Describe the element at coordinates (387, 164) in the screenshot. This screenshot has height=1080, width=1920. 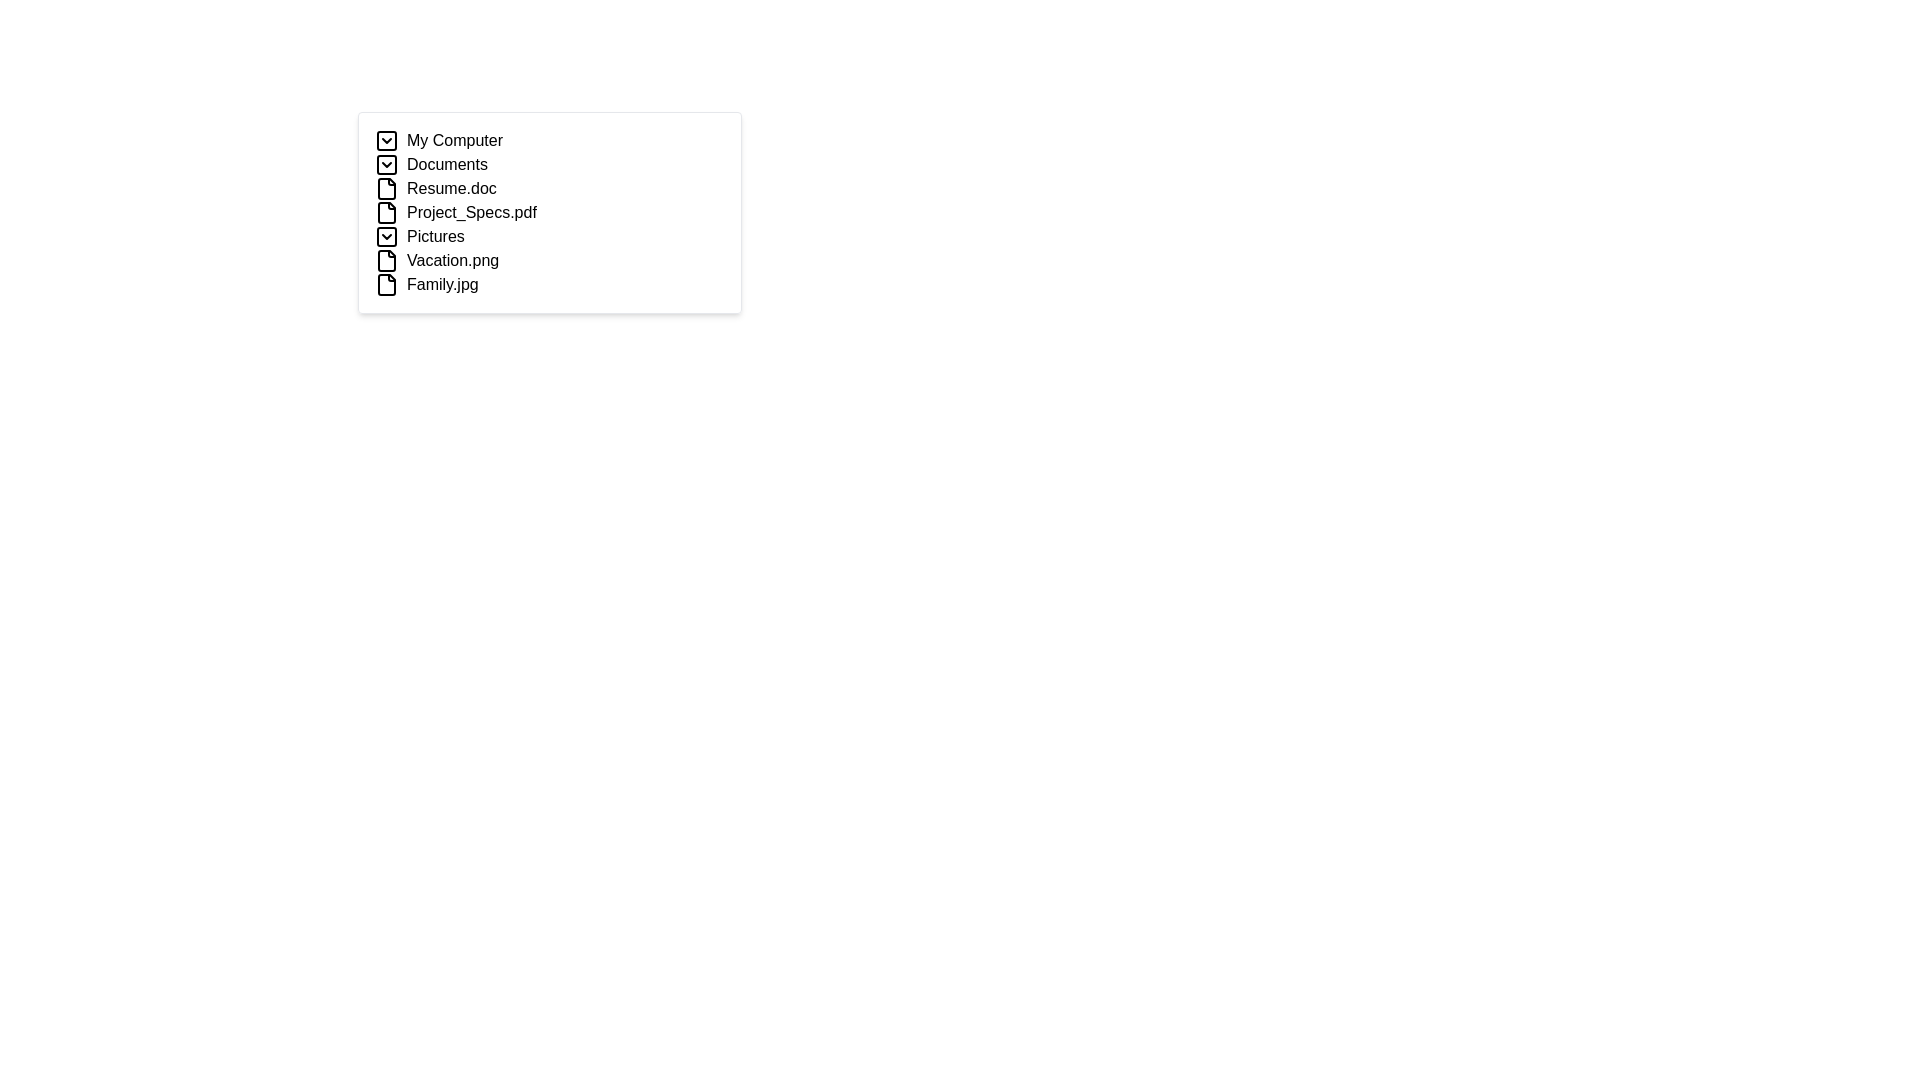
I see `the Collapse/Expand Button located to the left of the 'Documents' label in the navigation menu` at that location.